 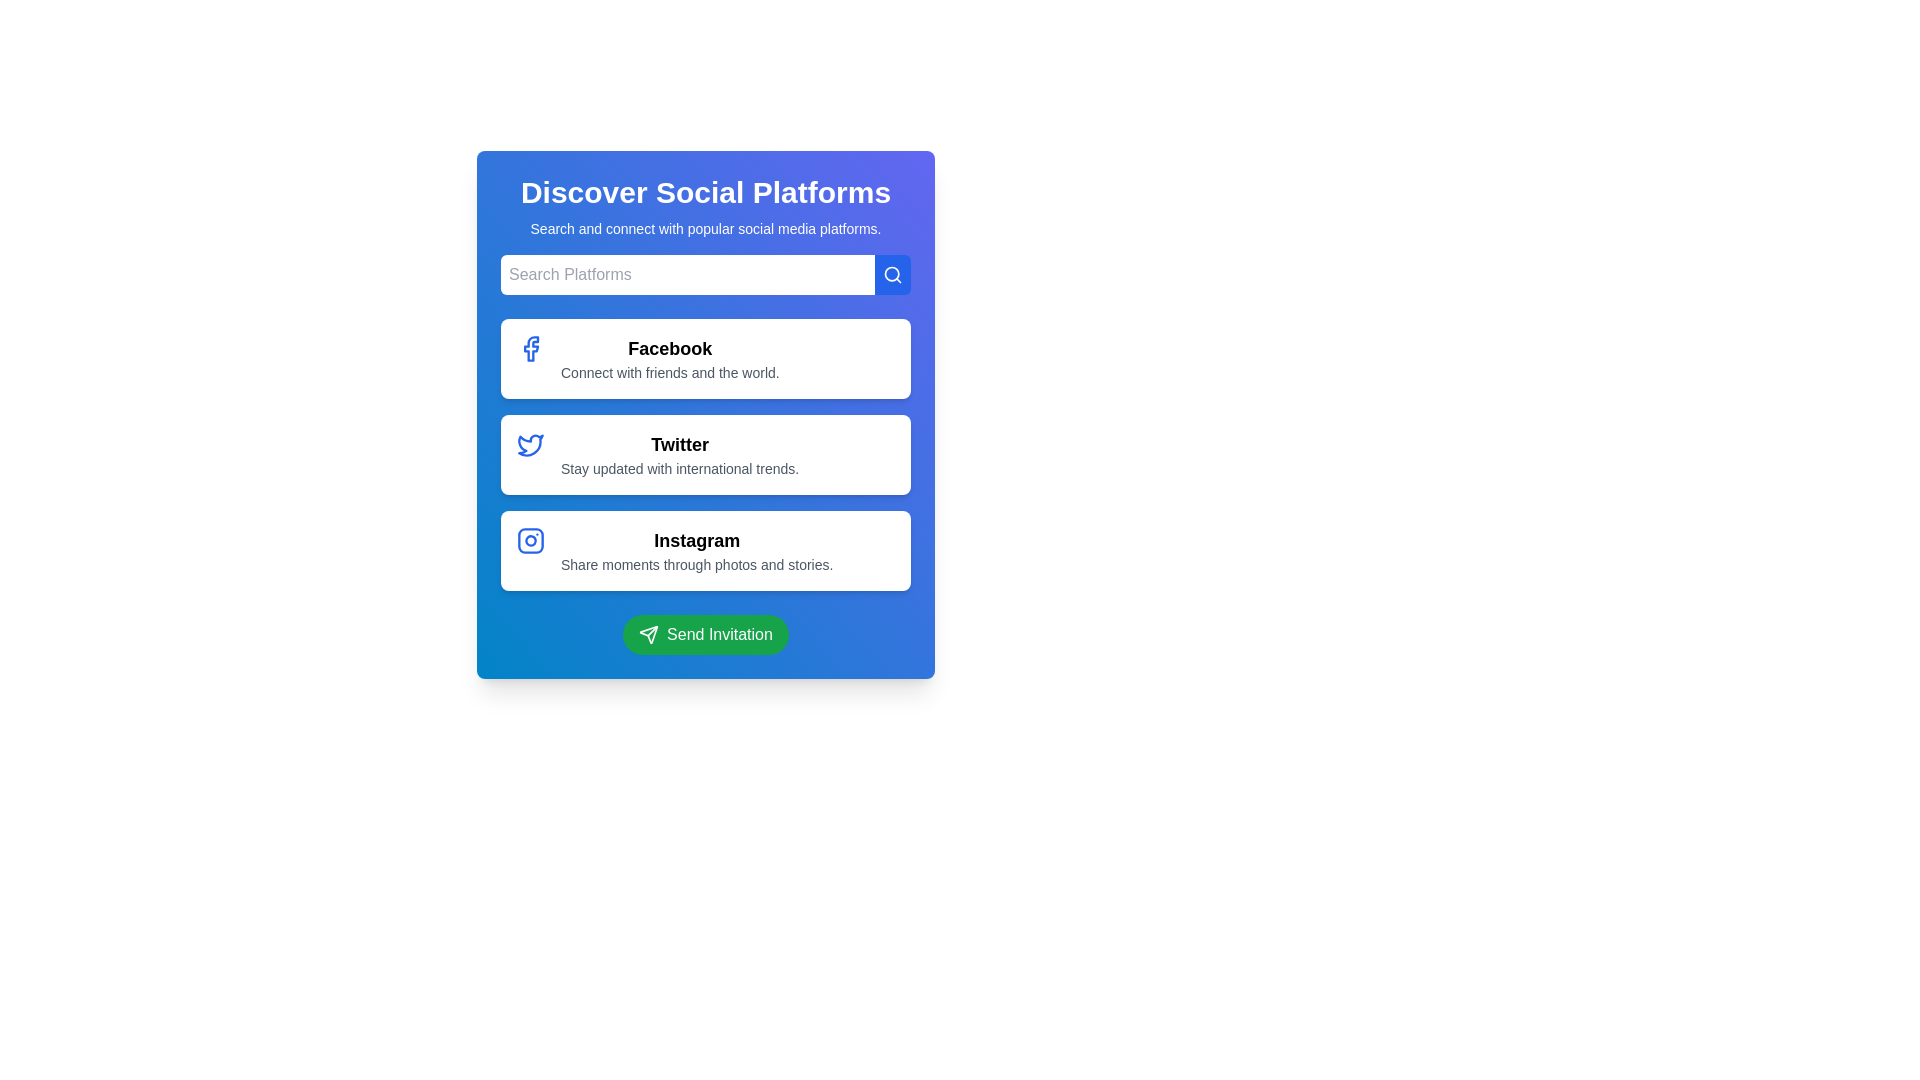 What do you see at coordinates (680, 469) in the screenshot?
I see `the Text label that describes the Twitter platform, located below the 'Twitter' text in the blue card interface` at bounding box center [680, 469].